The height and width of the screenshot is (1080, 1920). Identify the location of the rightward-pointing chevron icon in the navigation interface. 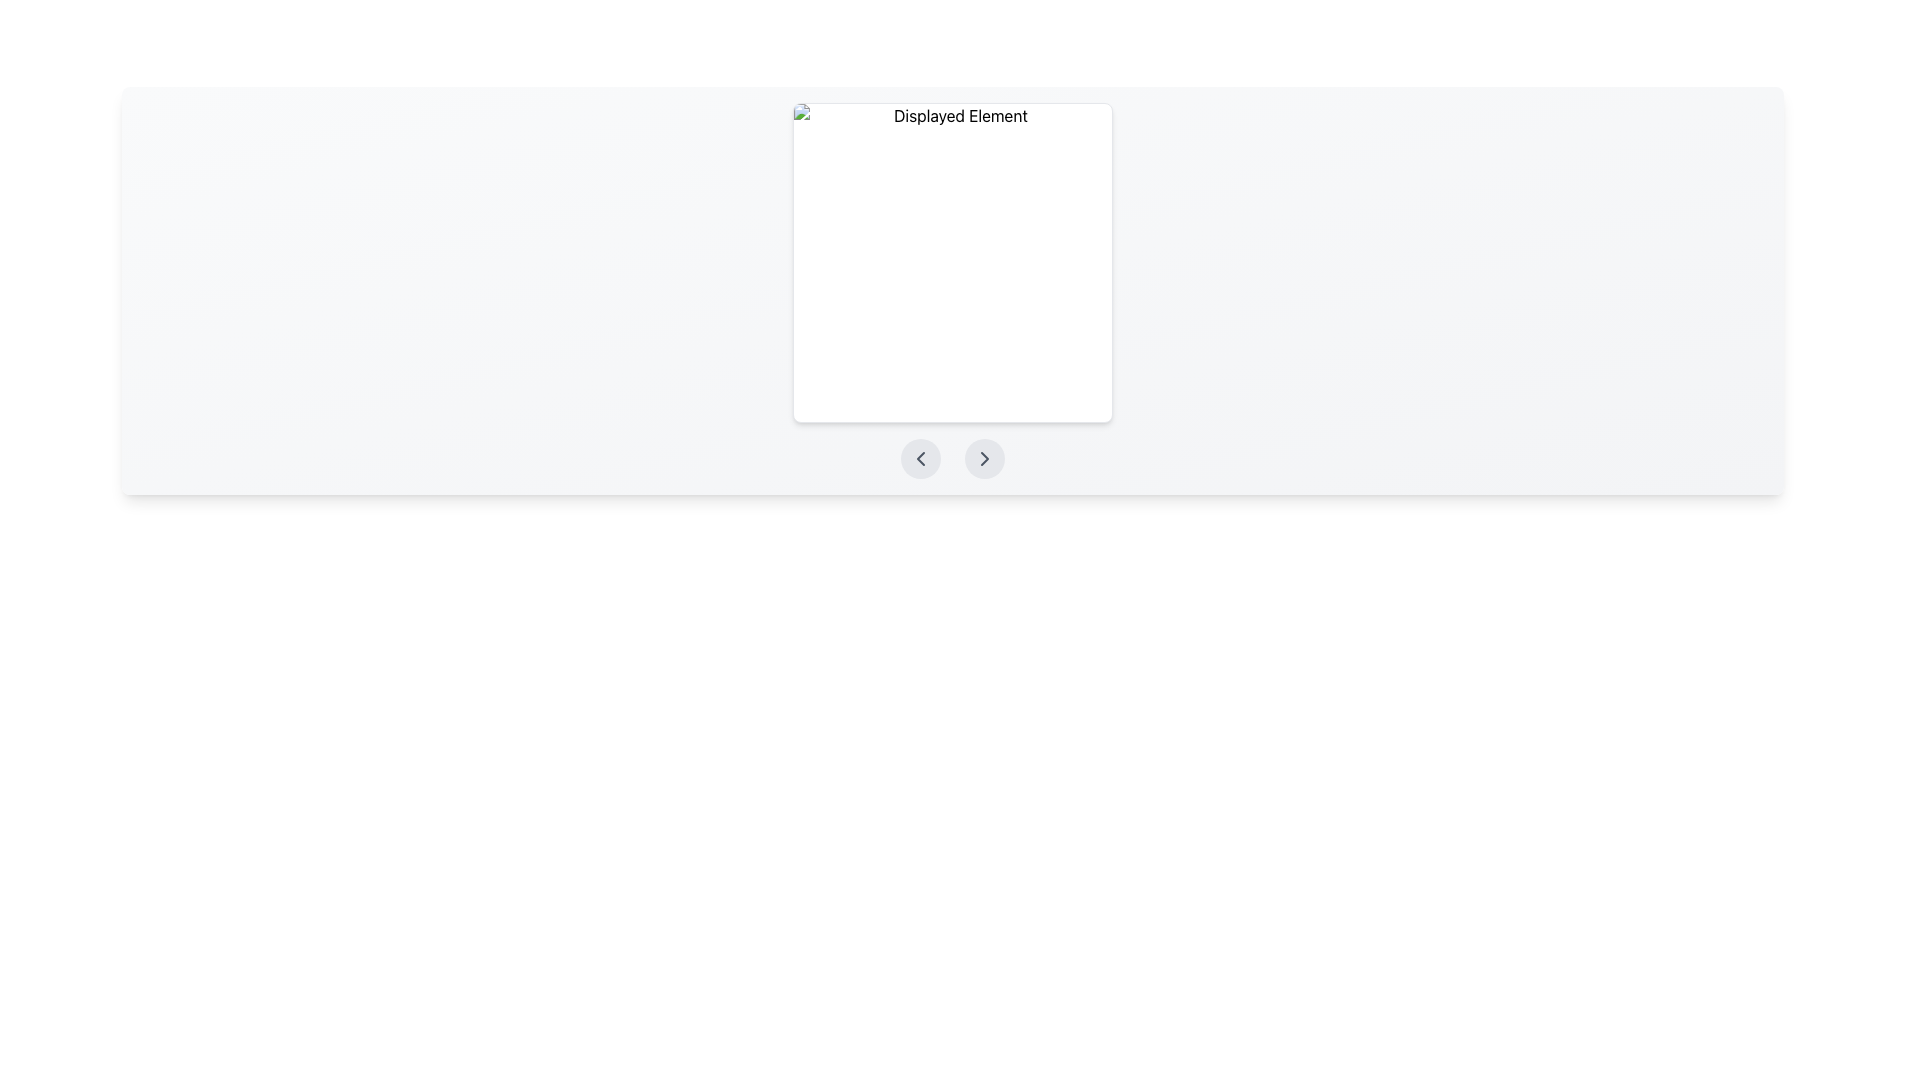
(984, 459).